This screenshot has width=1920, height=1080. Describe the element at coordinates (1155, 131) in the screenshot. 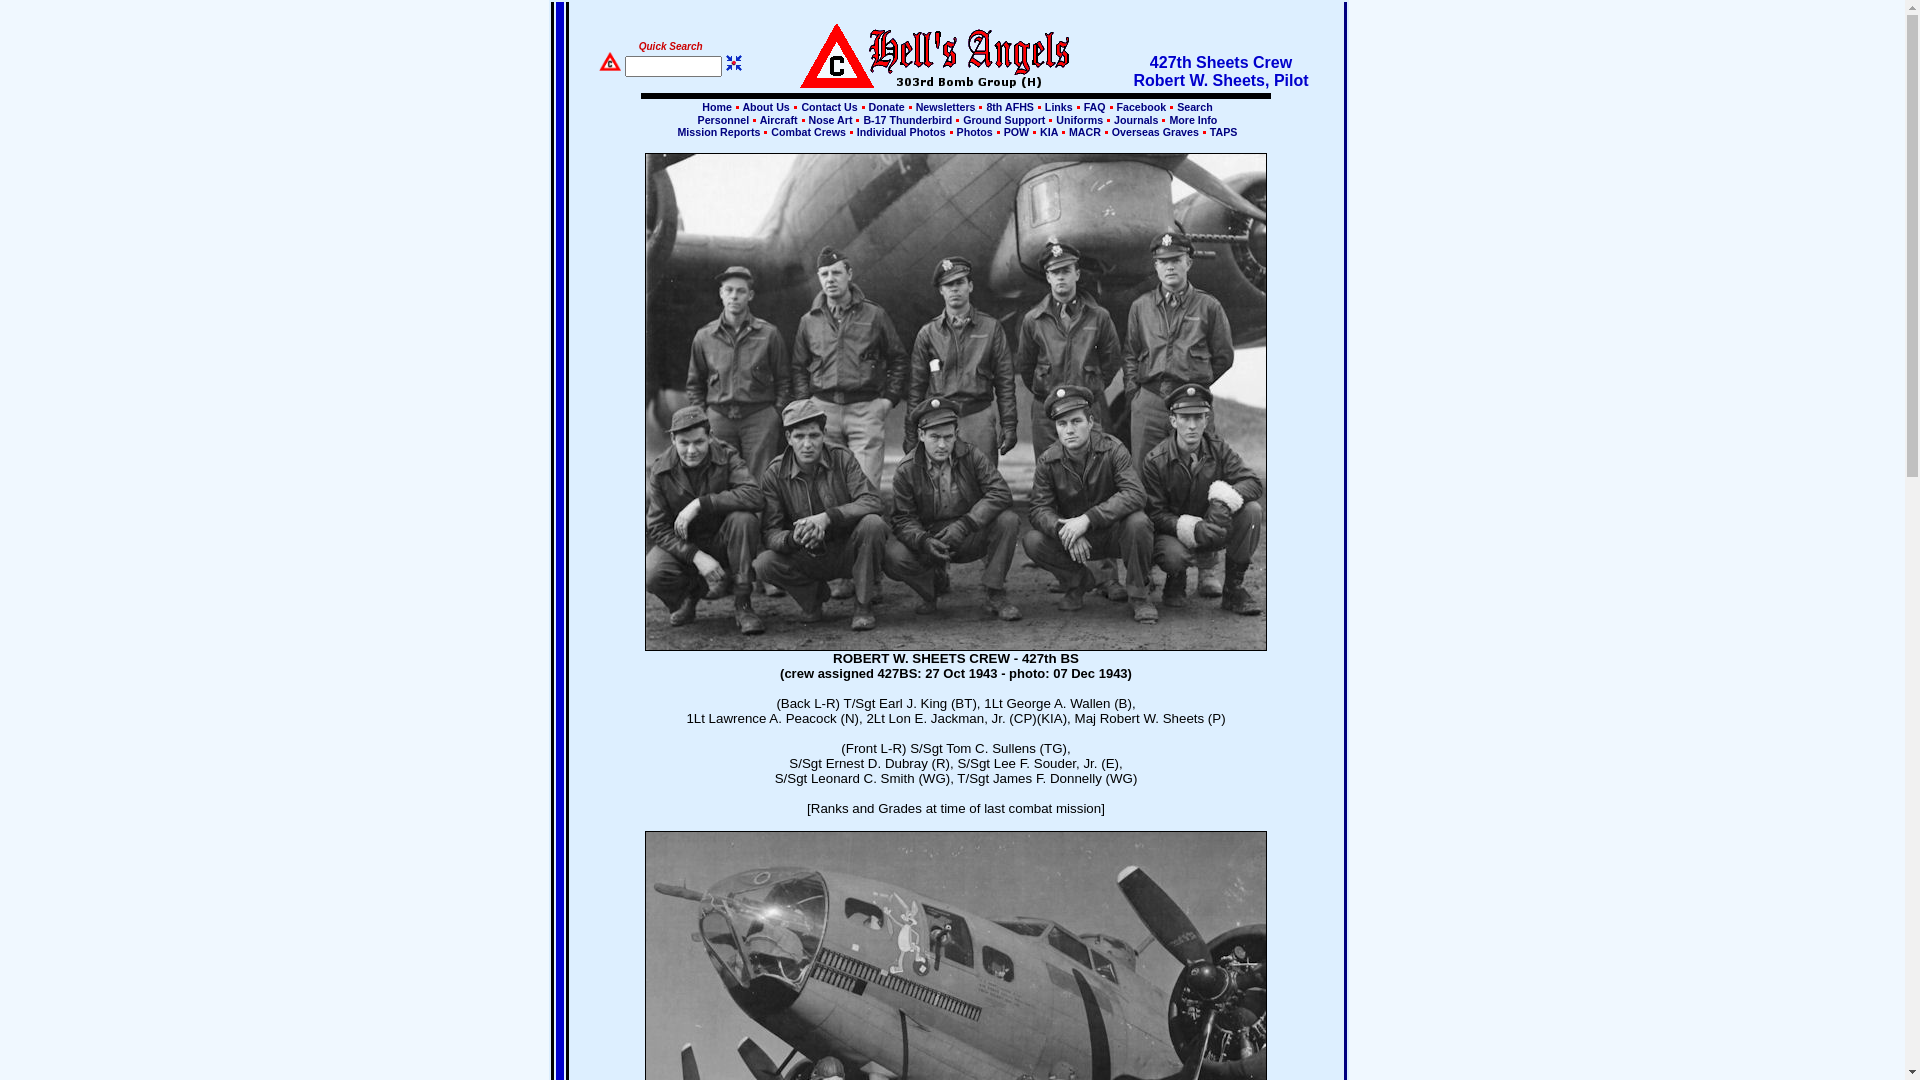

I see `'Overseas Graves'` at that location.